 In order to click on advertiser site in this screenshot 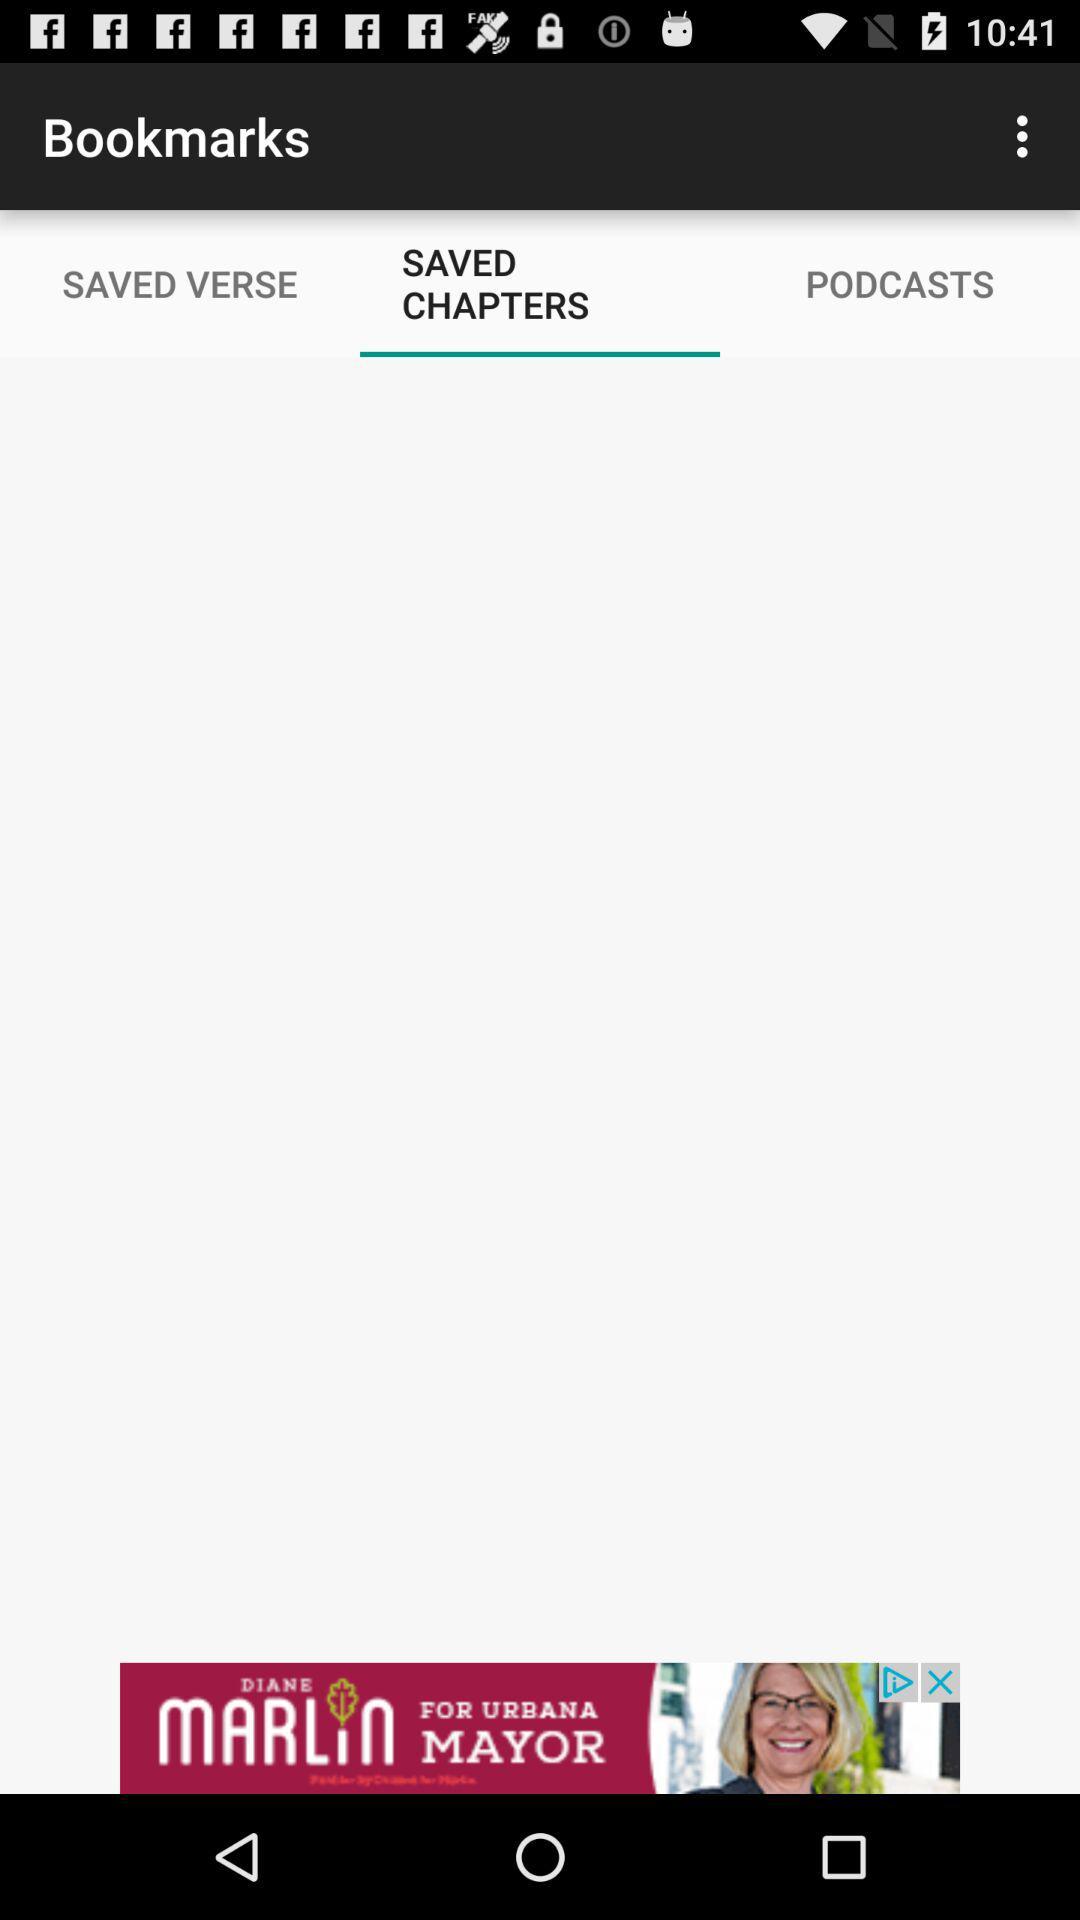, I will do `click(540, 1727)`.